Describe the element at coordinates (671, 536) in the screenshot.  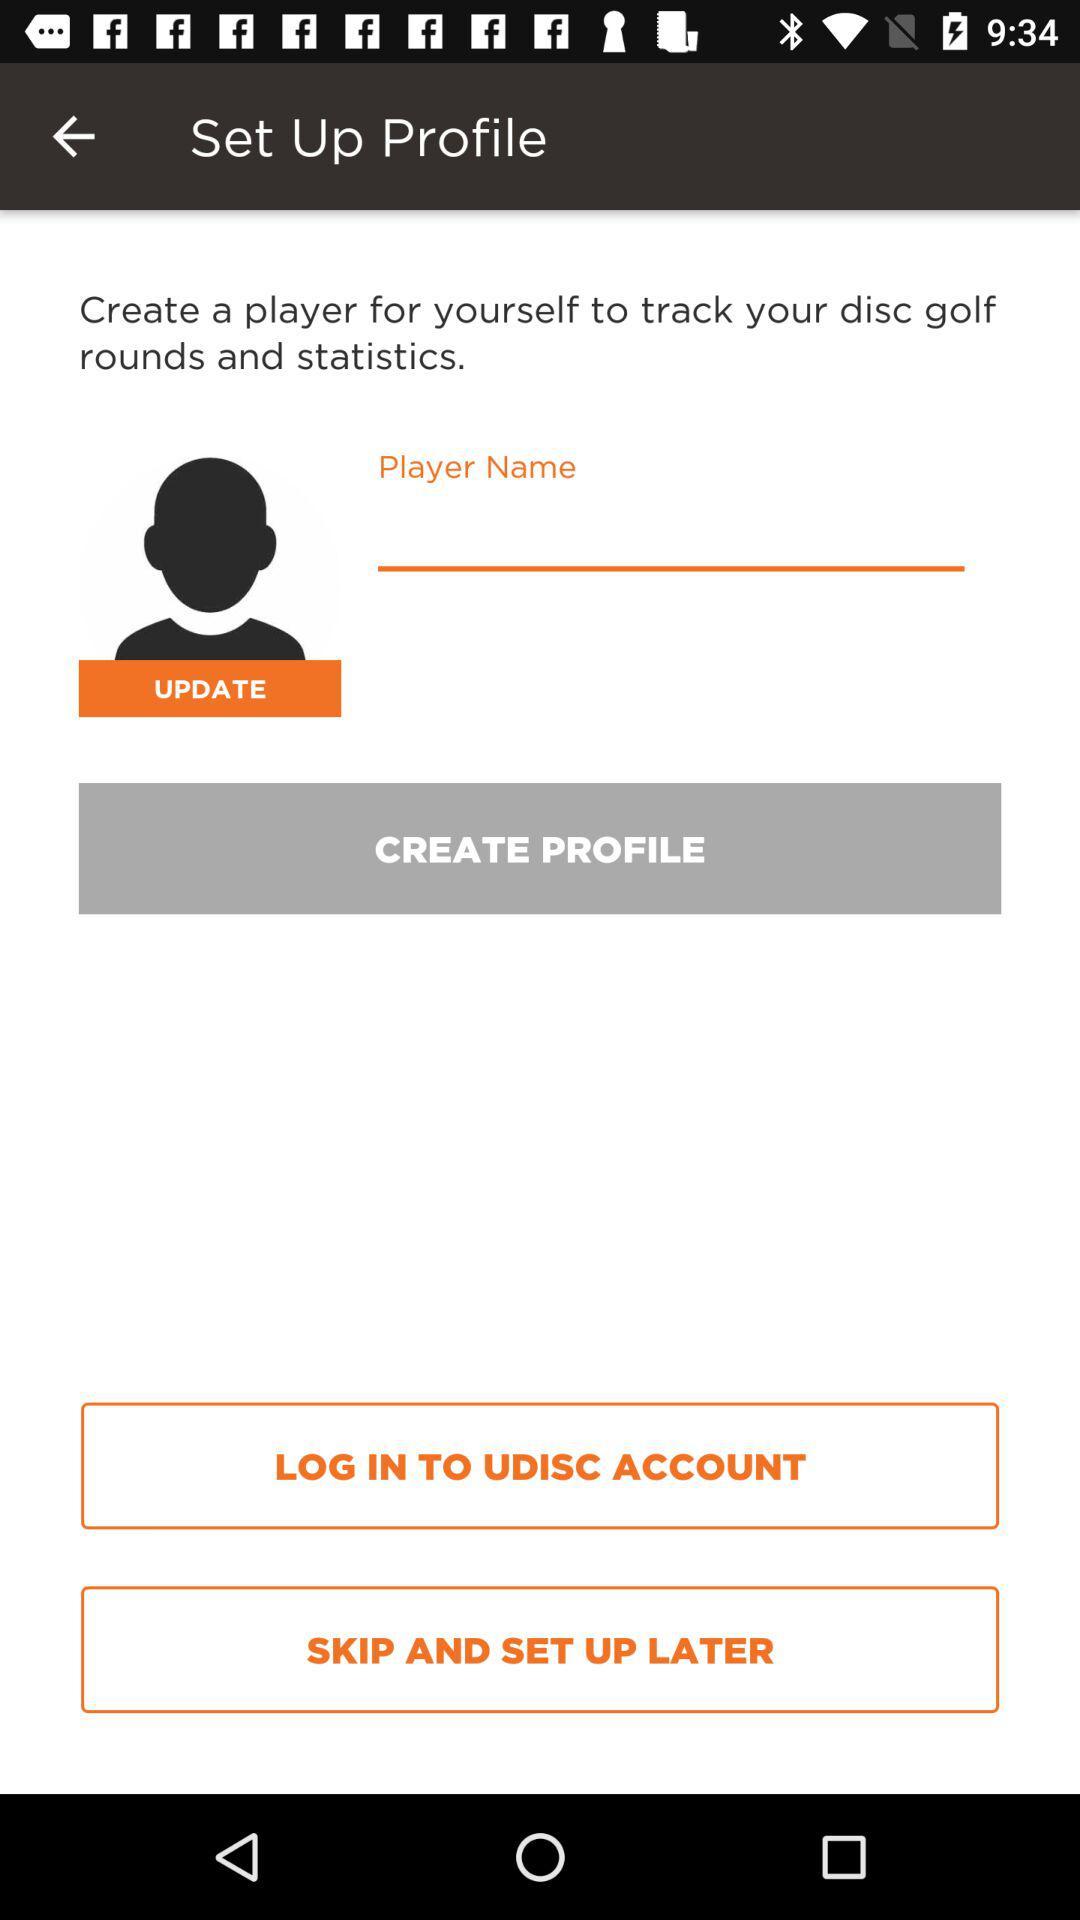
I see `username text box` at that location.